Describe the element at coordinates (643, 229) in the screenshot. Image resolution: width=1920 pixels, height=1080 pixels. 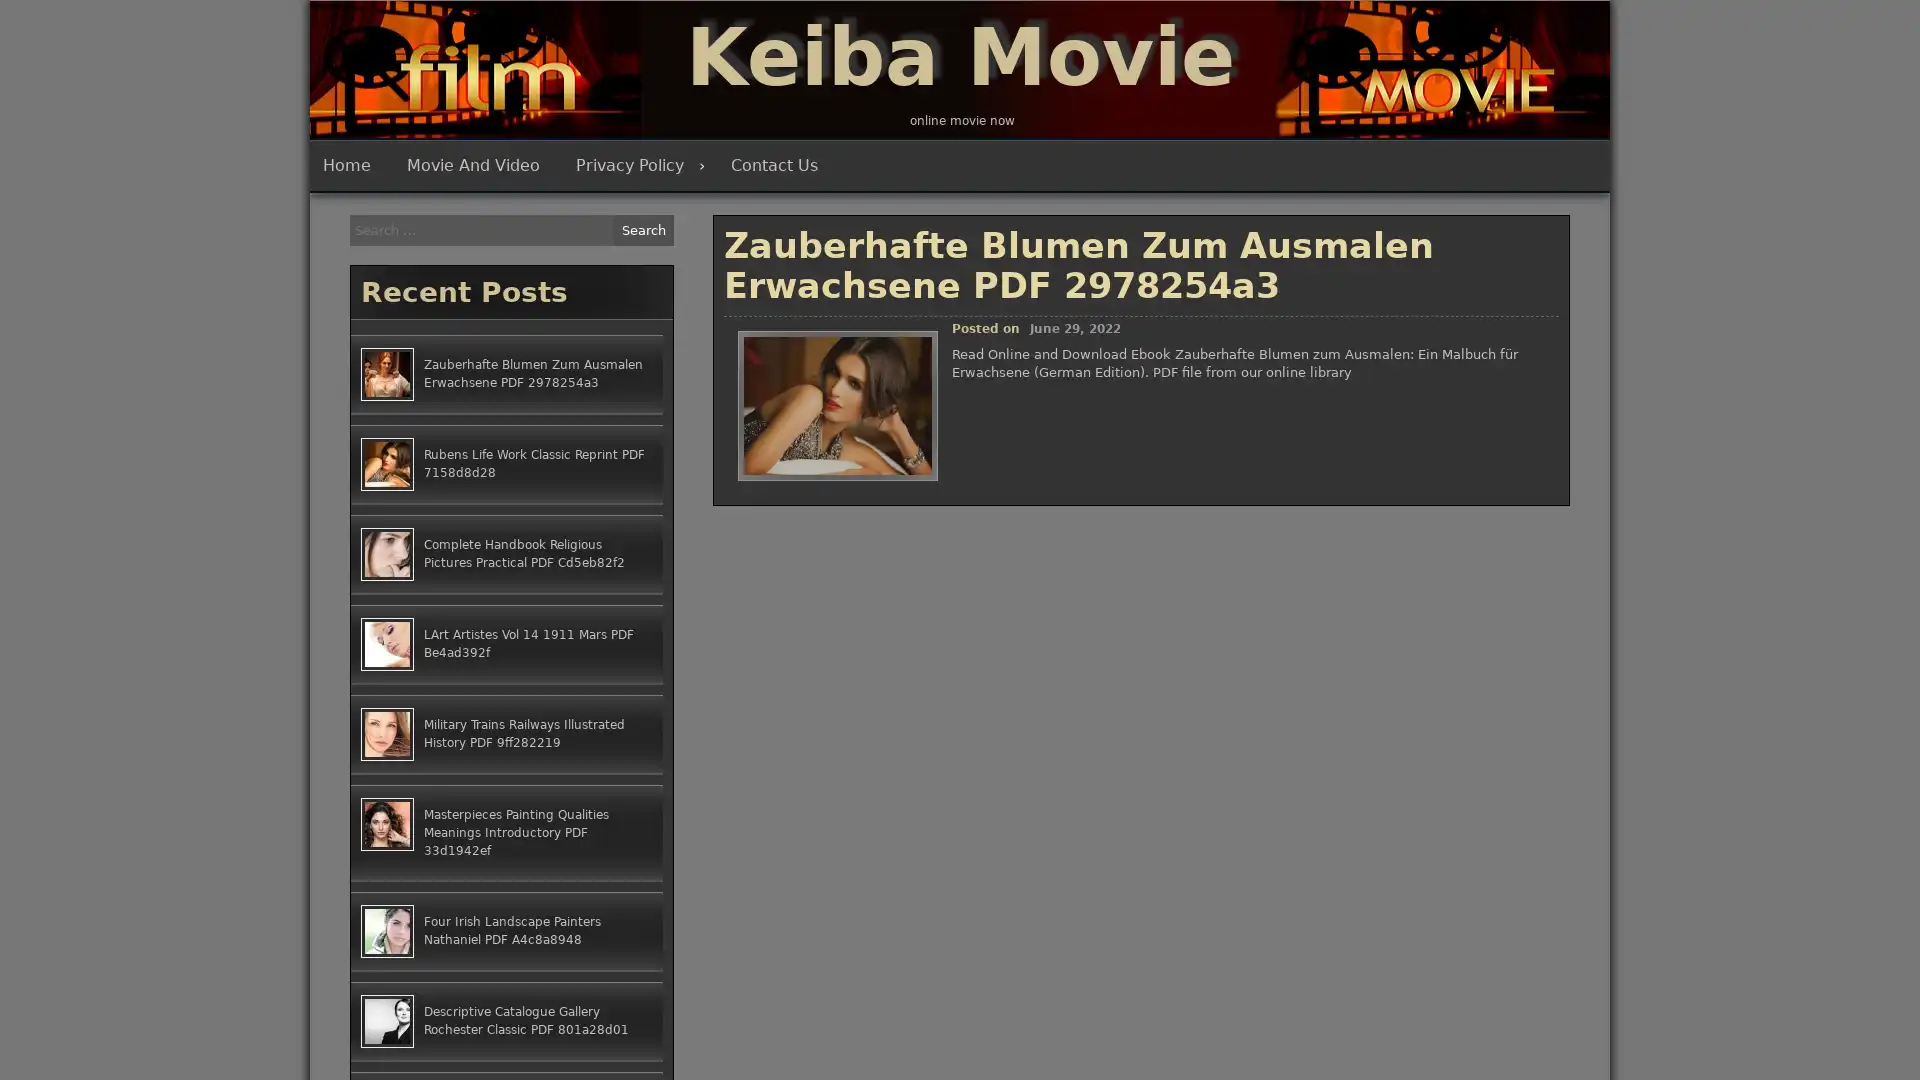
I see `Search` at that location.